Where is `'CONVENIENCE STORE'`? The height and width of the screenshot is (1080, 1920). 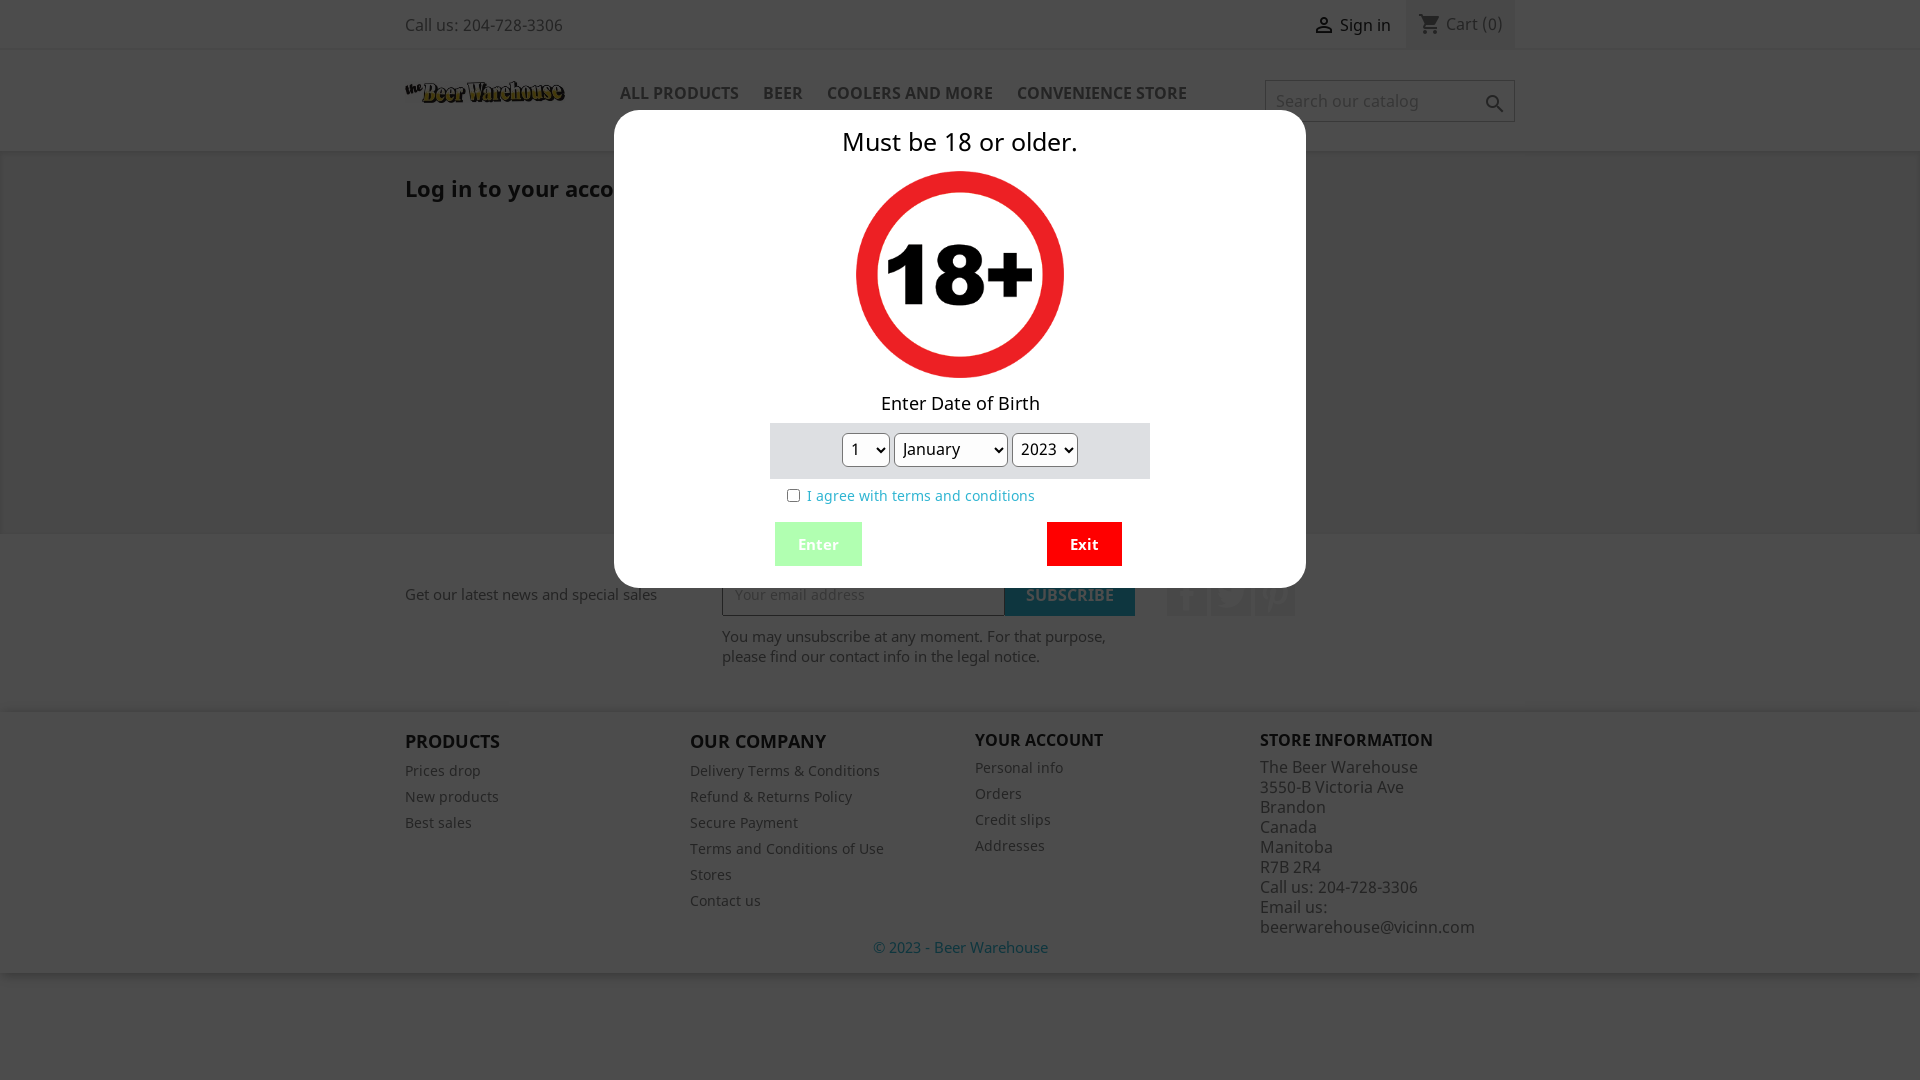 'CONVENIENCE STORE' is located at coordinates (1007, 94).